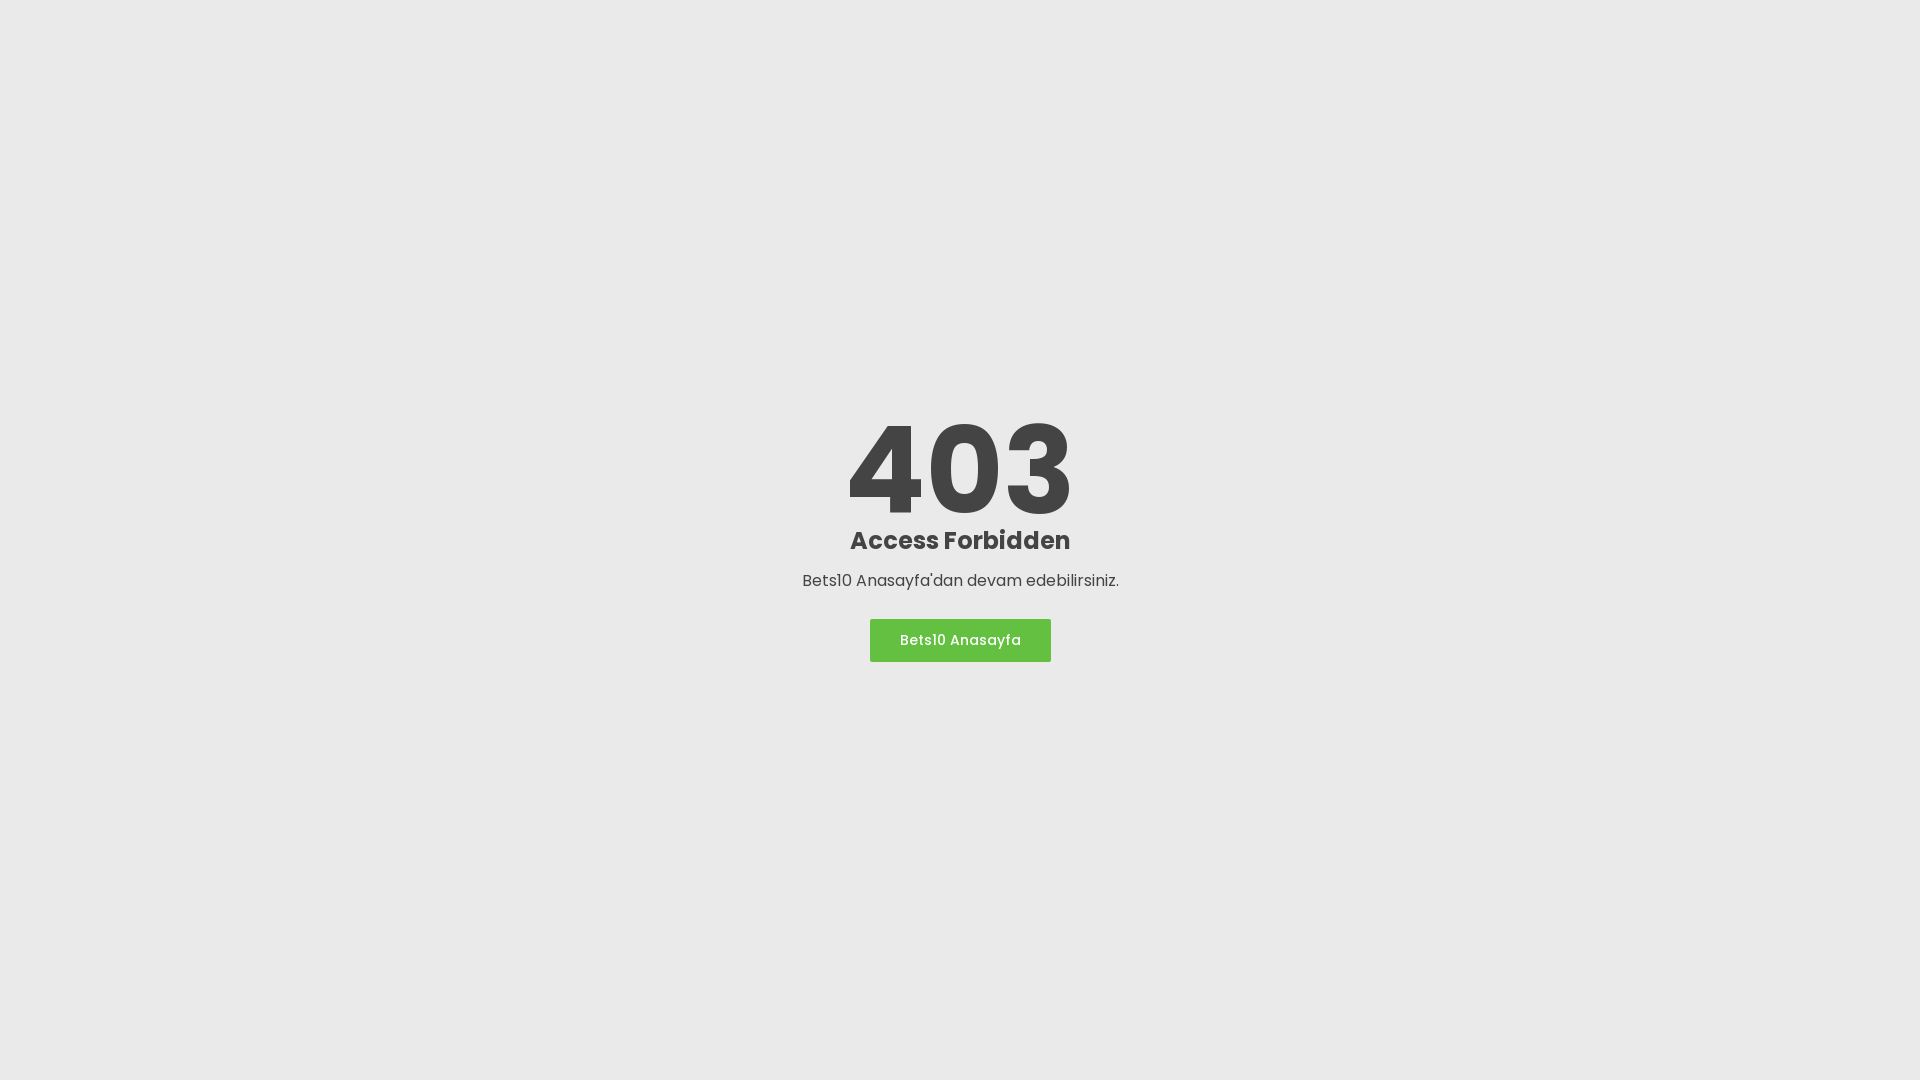  Describe the element at coordinates (960, 639) in the screenshot. I see `'Bets10 Anasayfa'` at that location.